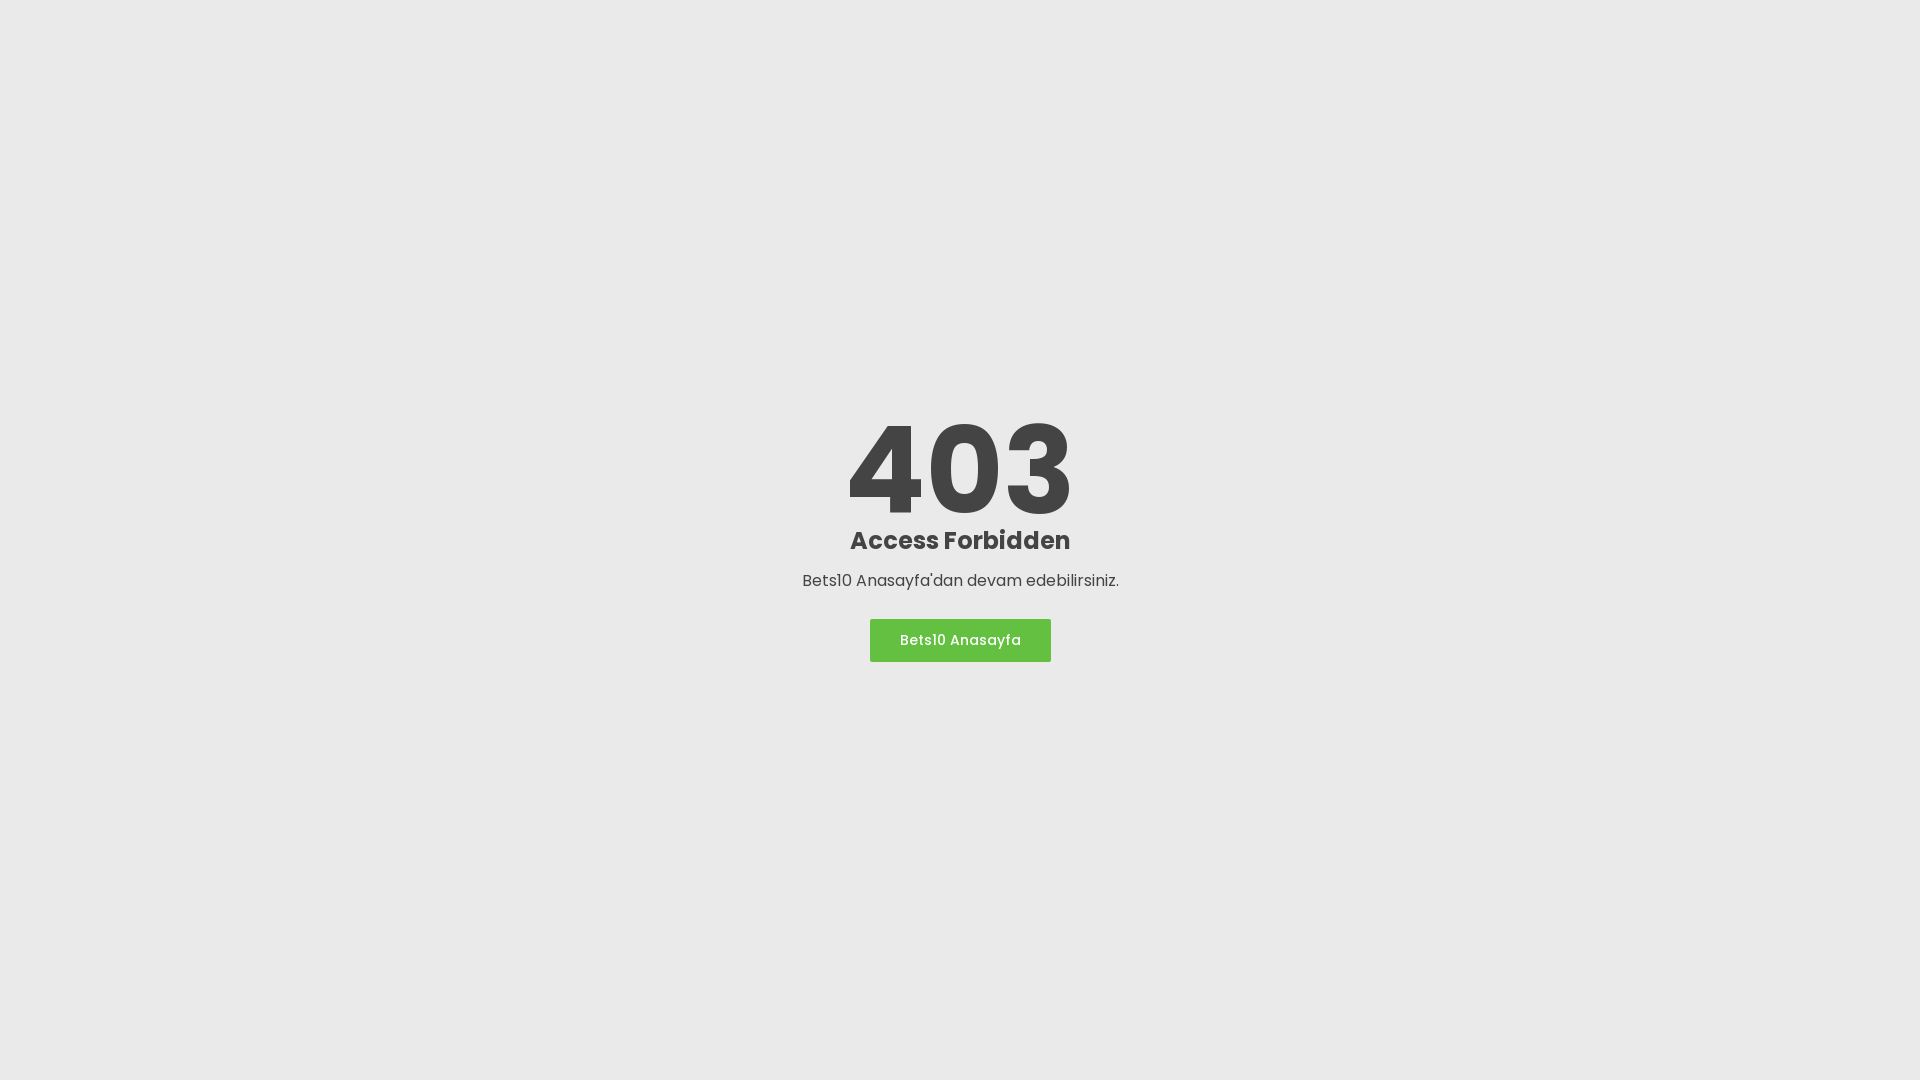  Describe the element at coordinates (960, 639) in the screenshot. I see `'Bets10 Anasayfa'` at that location.